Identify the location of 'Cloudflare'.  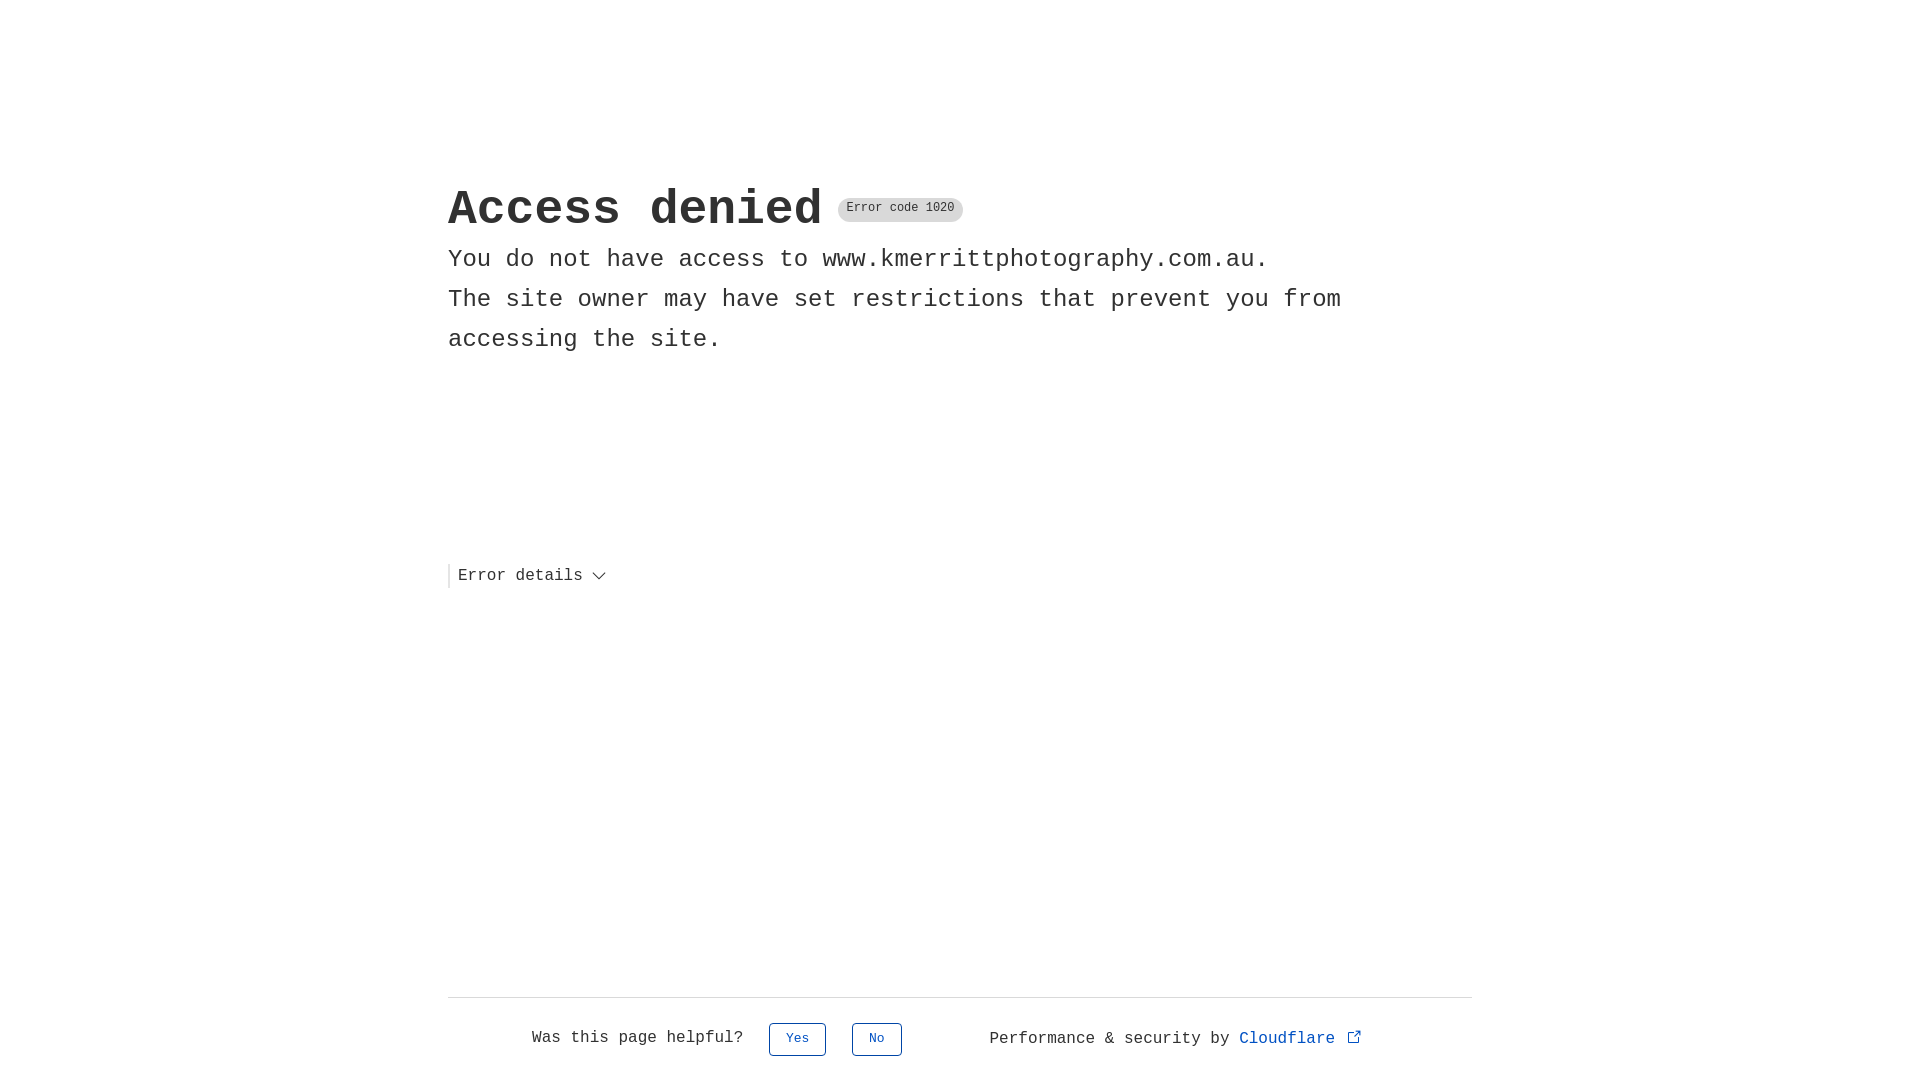
(1301, 1037).